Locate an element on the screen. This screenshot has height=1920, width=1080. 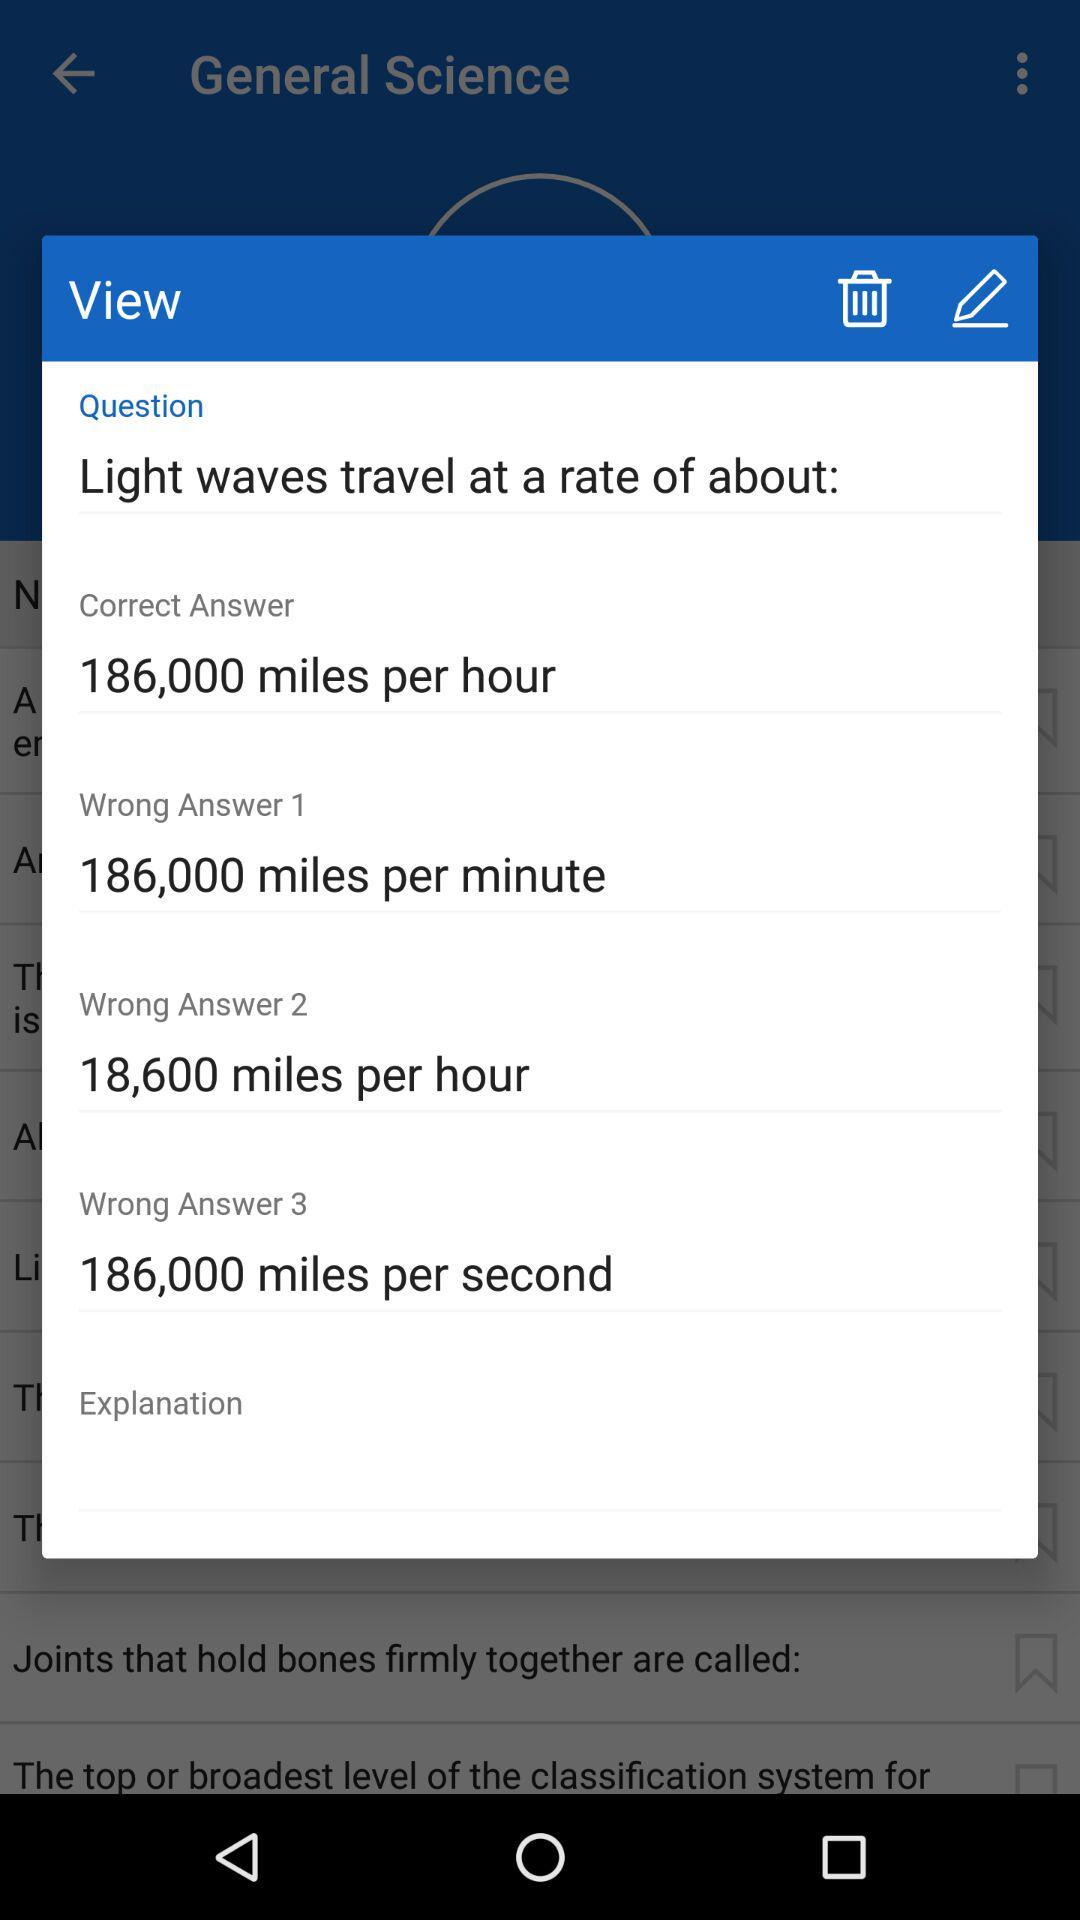
the 18 600 miles is located at coordinates (540, 1073).